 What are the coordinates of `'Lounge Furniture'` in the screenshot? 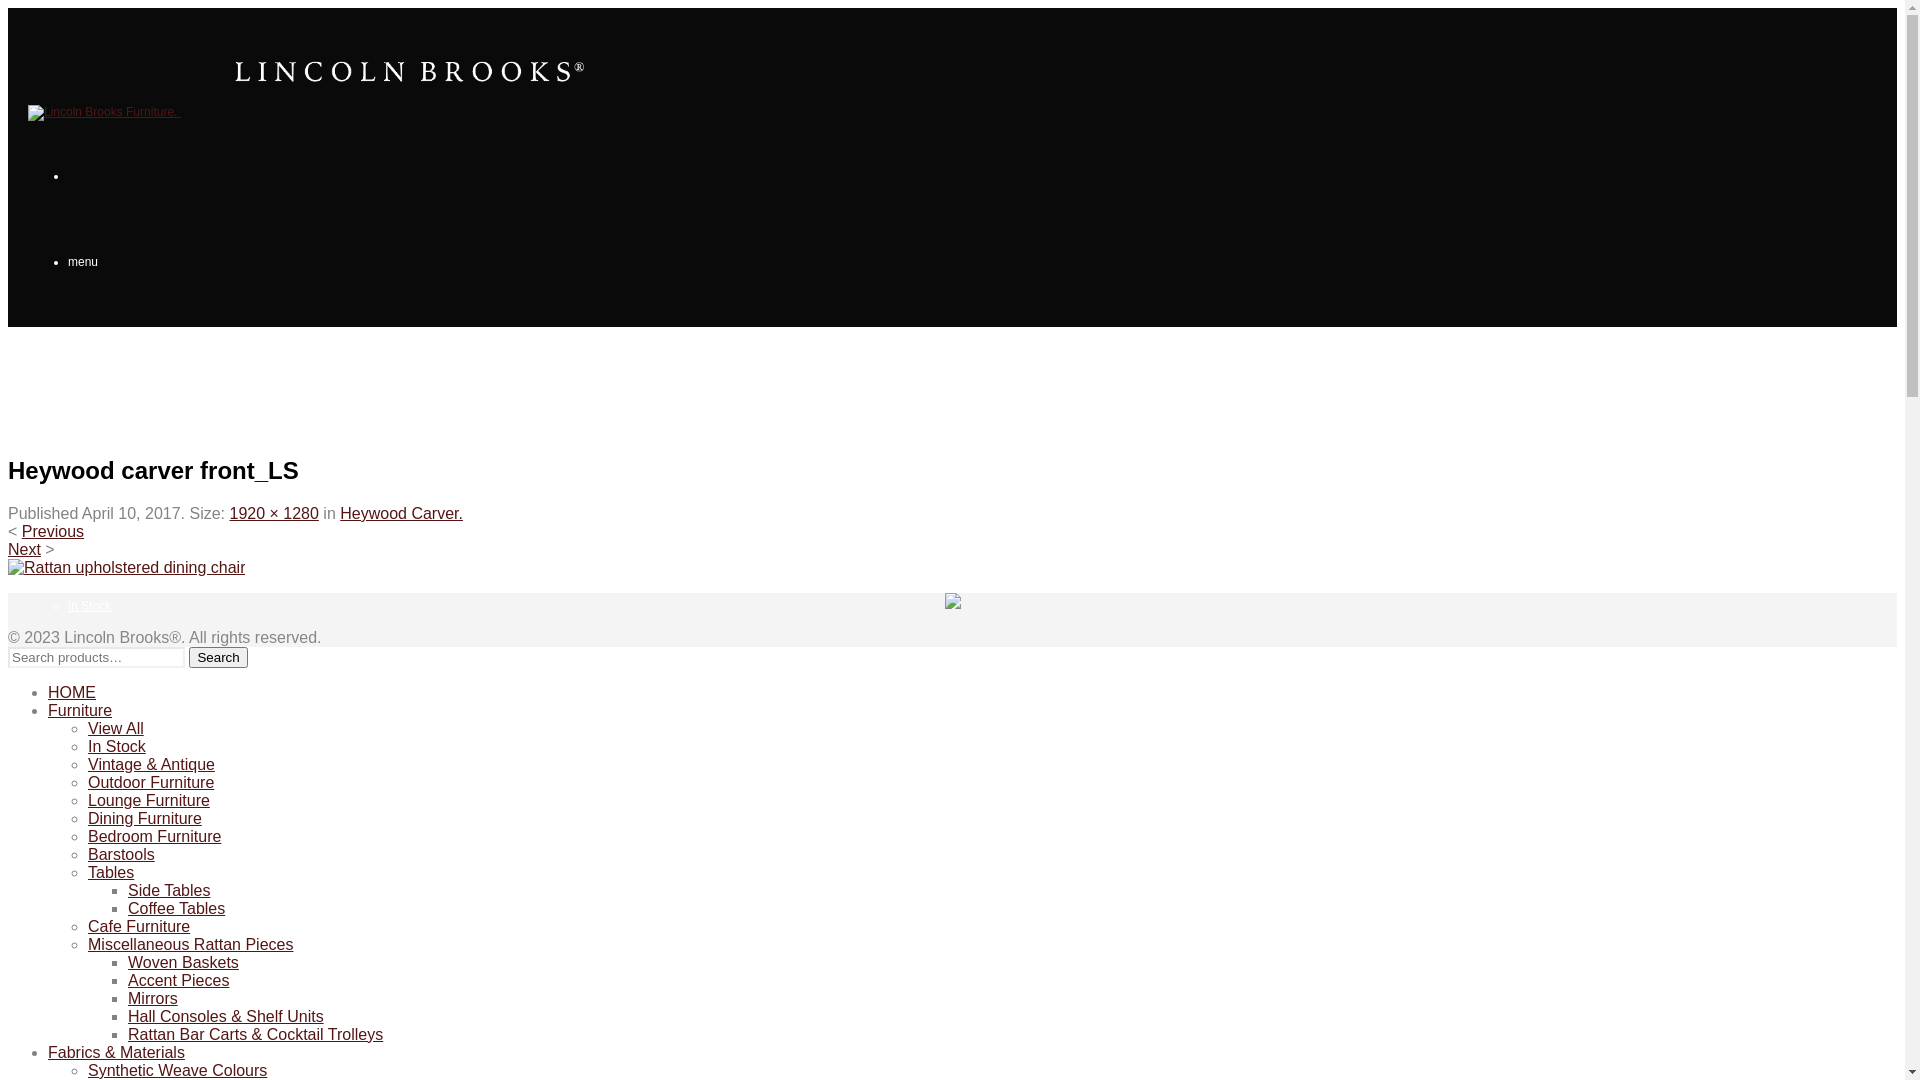 It's located at (86, 799).